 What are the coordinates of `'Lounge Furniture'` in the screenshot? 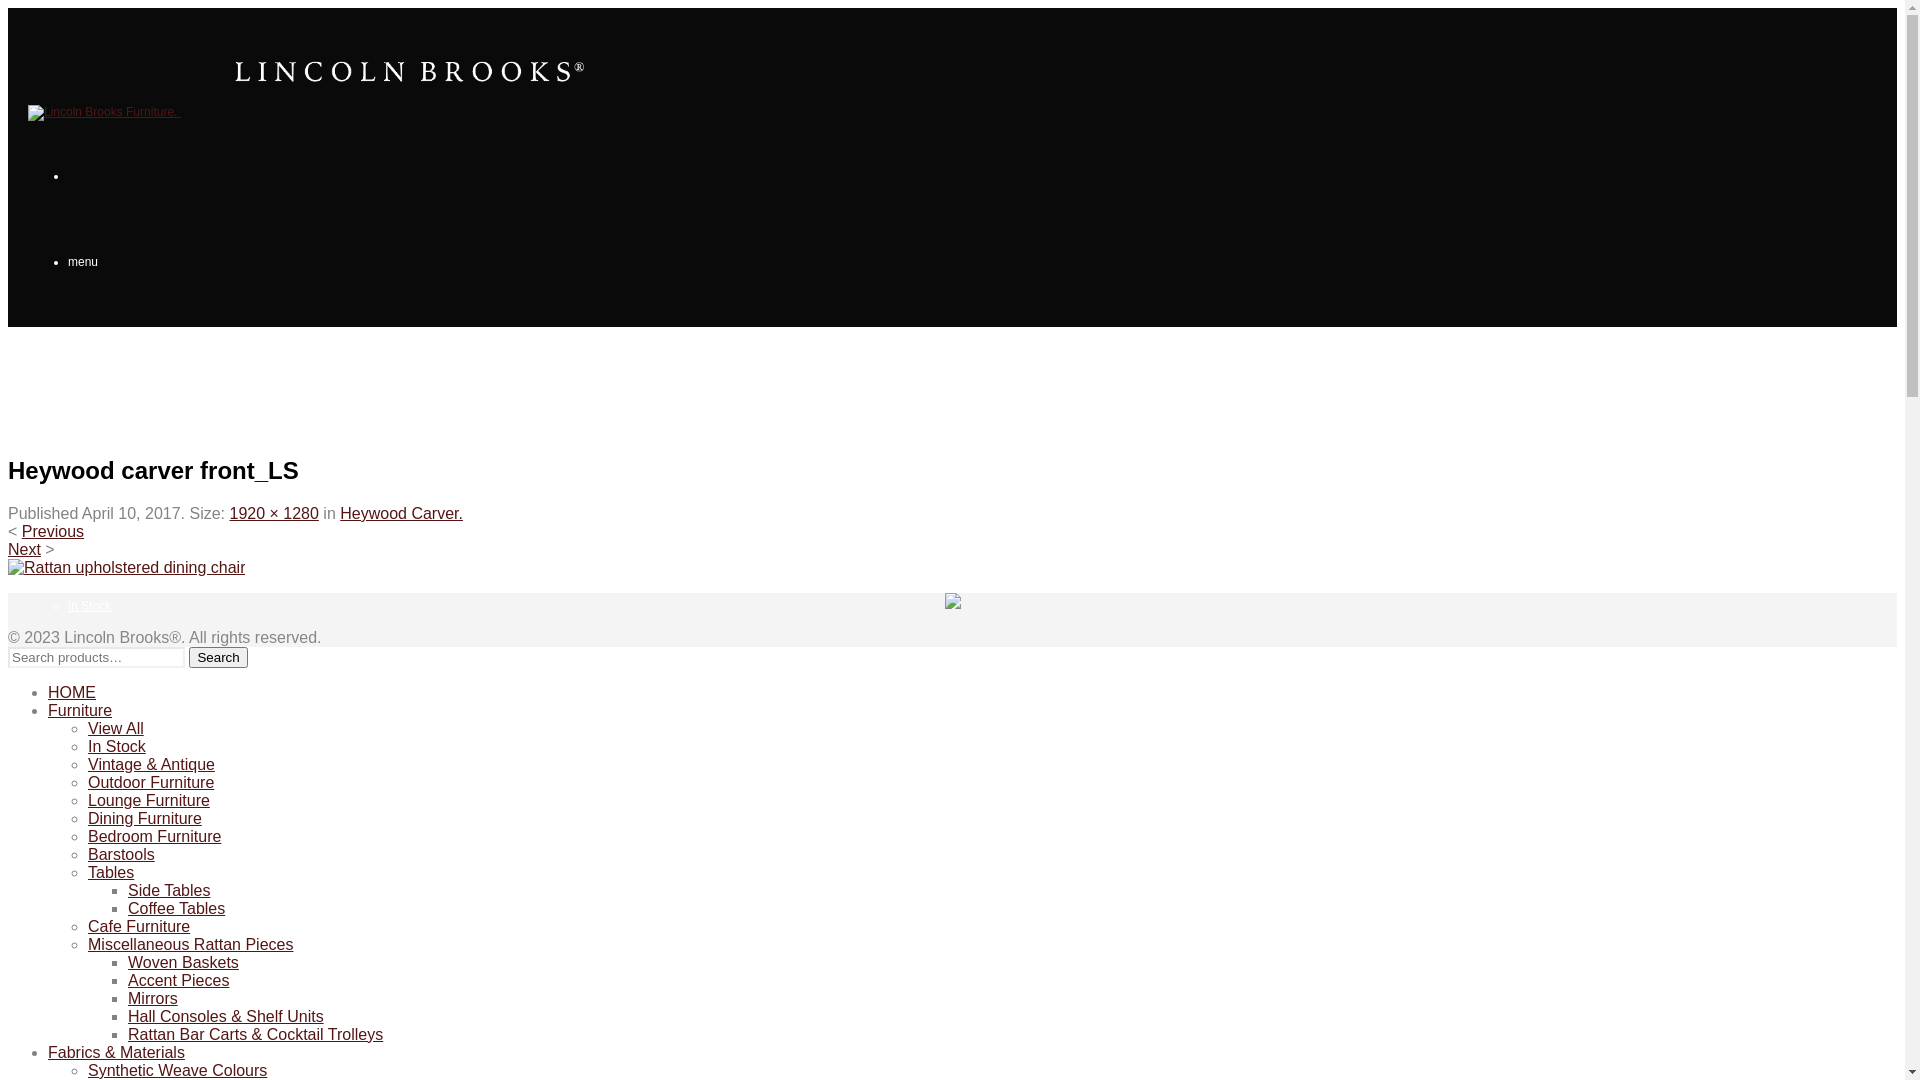 It's located at (86, 799).